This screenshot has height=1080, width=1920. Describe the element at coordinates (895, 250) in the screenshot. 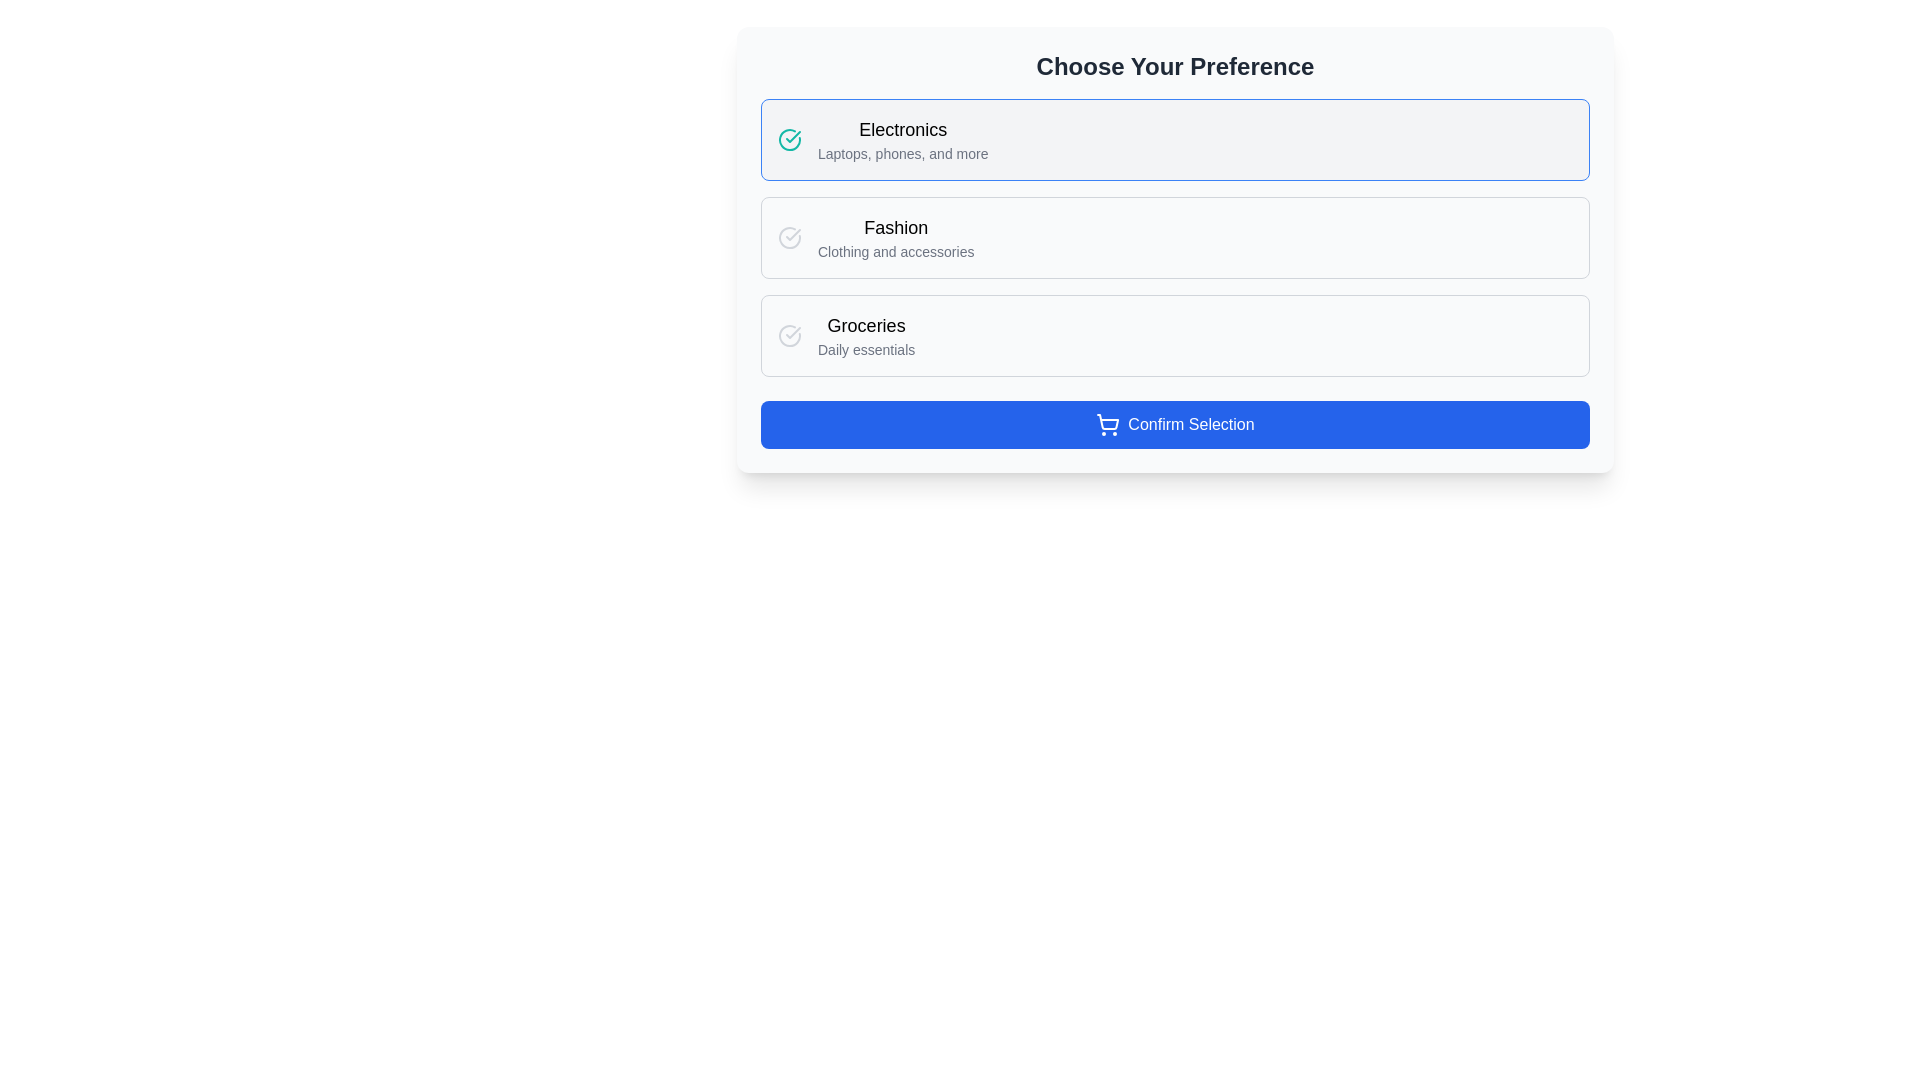

I see `the text label providing additional context for the 'Fashion' category, which is located below the 'Fashion' heading in a vertical list of preferences` at that location.